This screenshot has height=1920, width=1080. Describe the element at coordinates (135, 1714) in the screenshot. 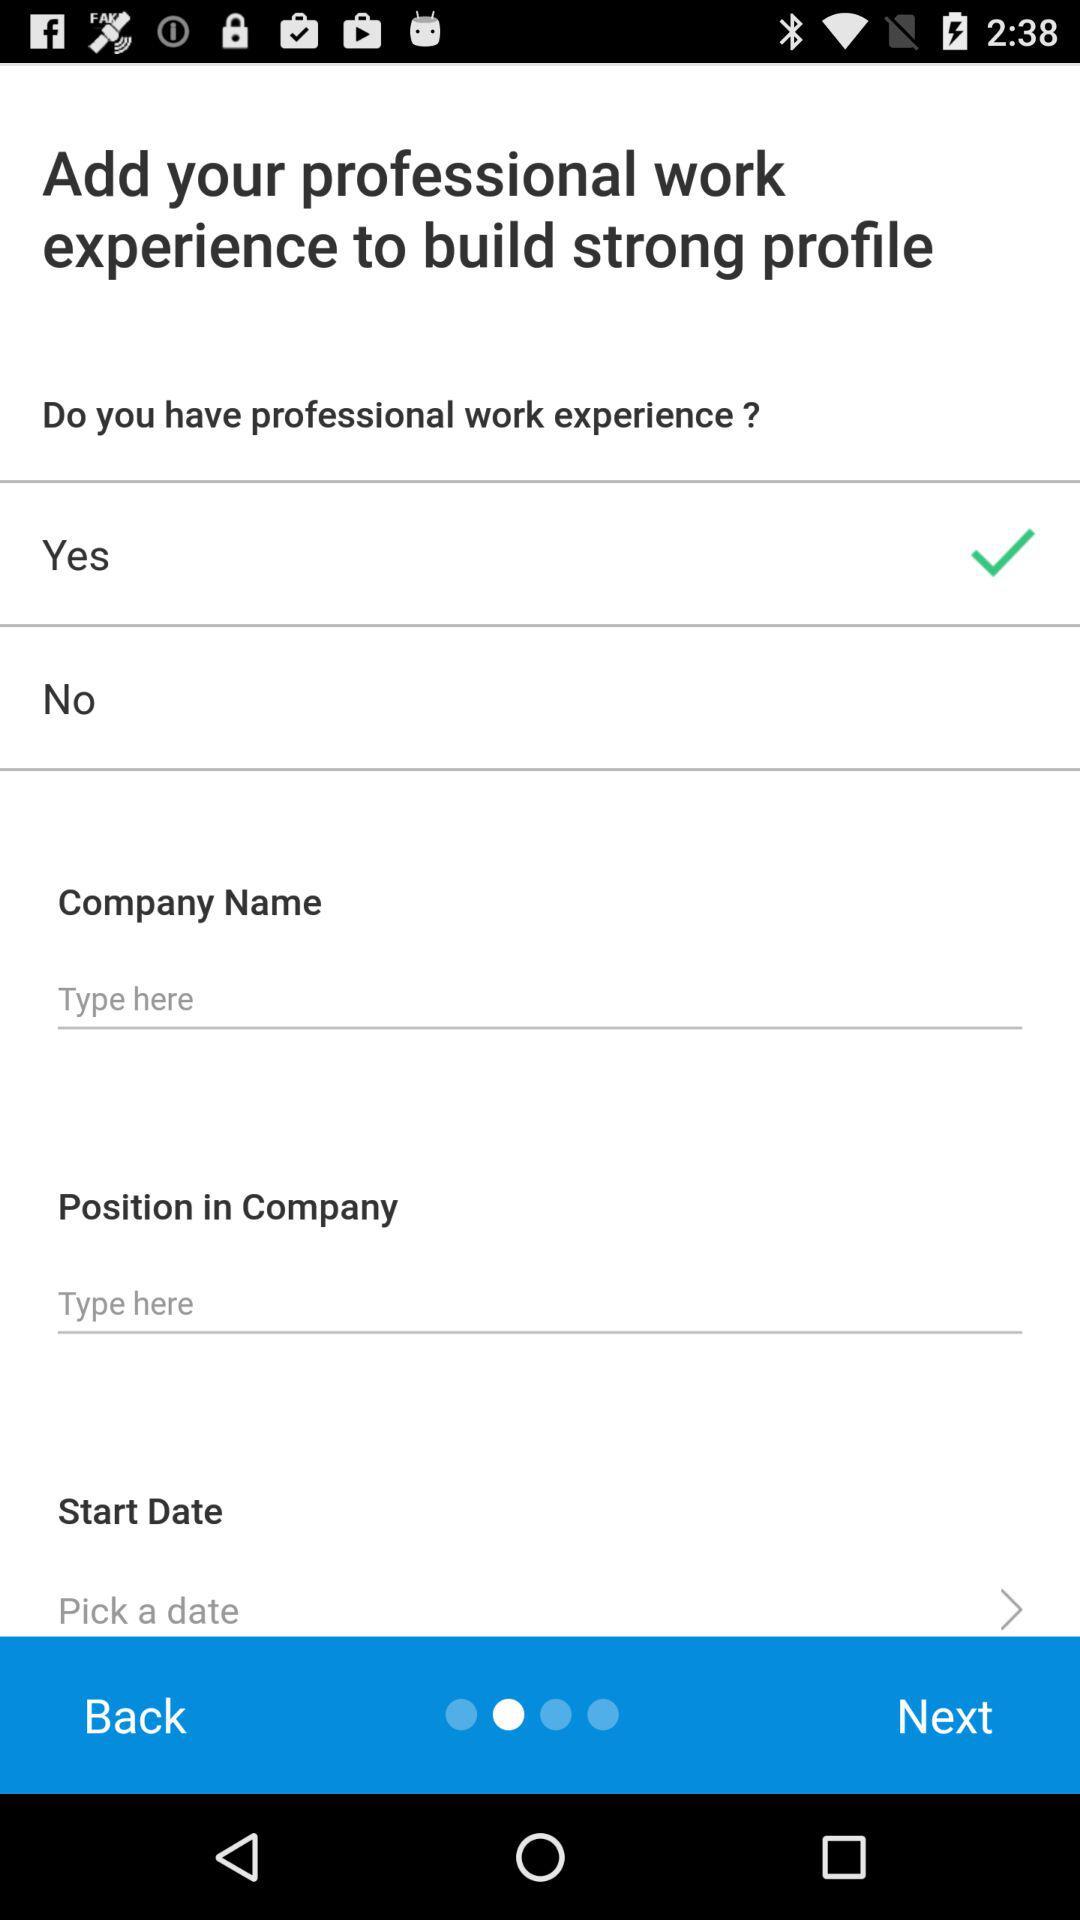

I see `back icon` at that location.